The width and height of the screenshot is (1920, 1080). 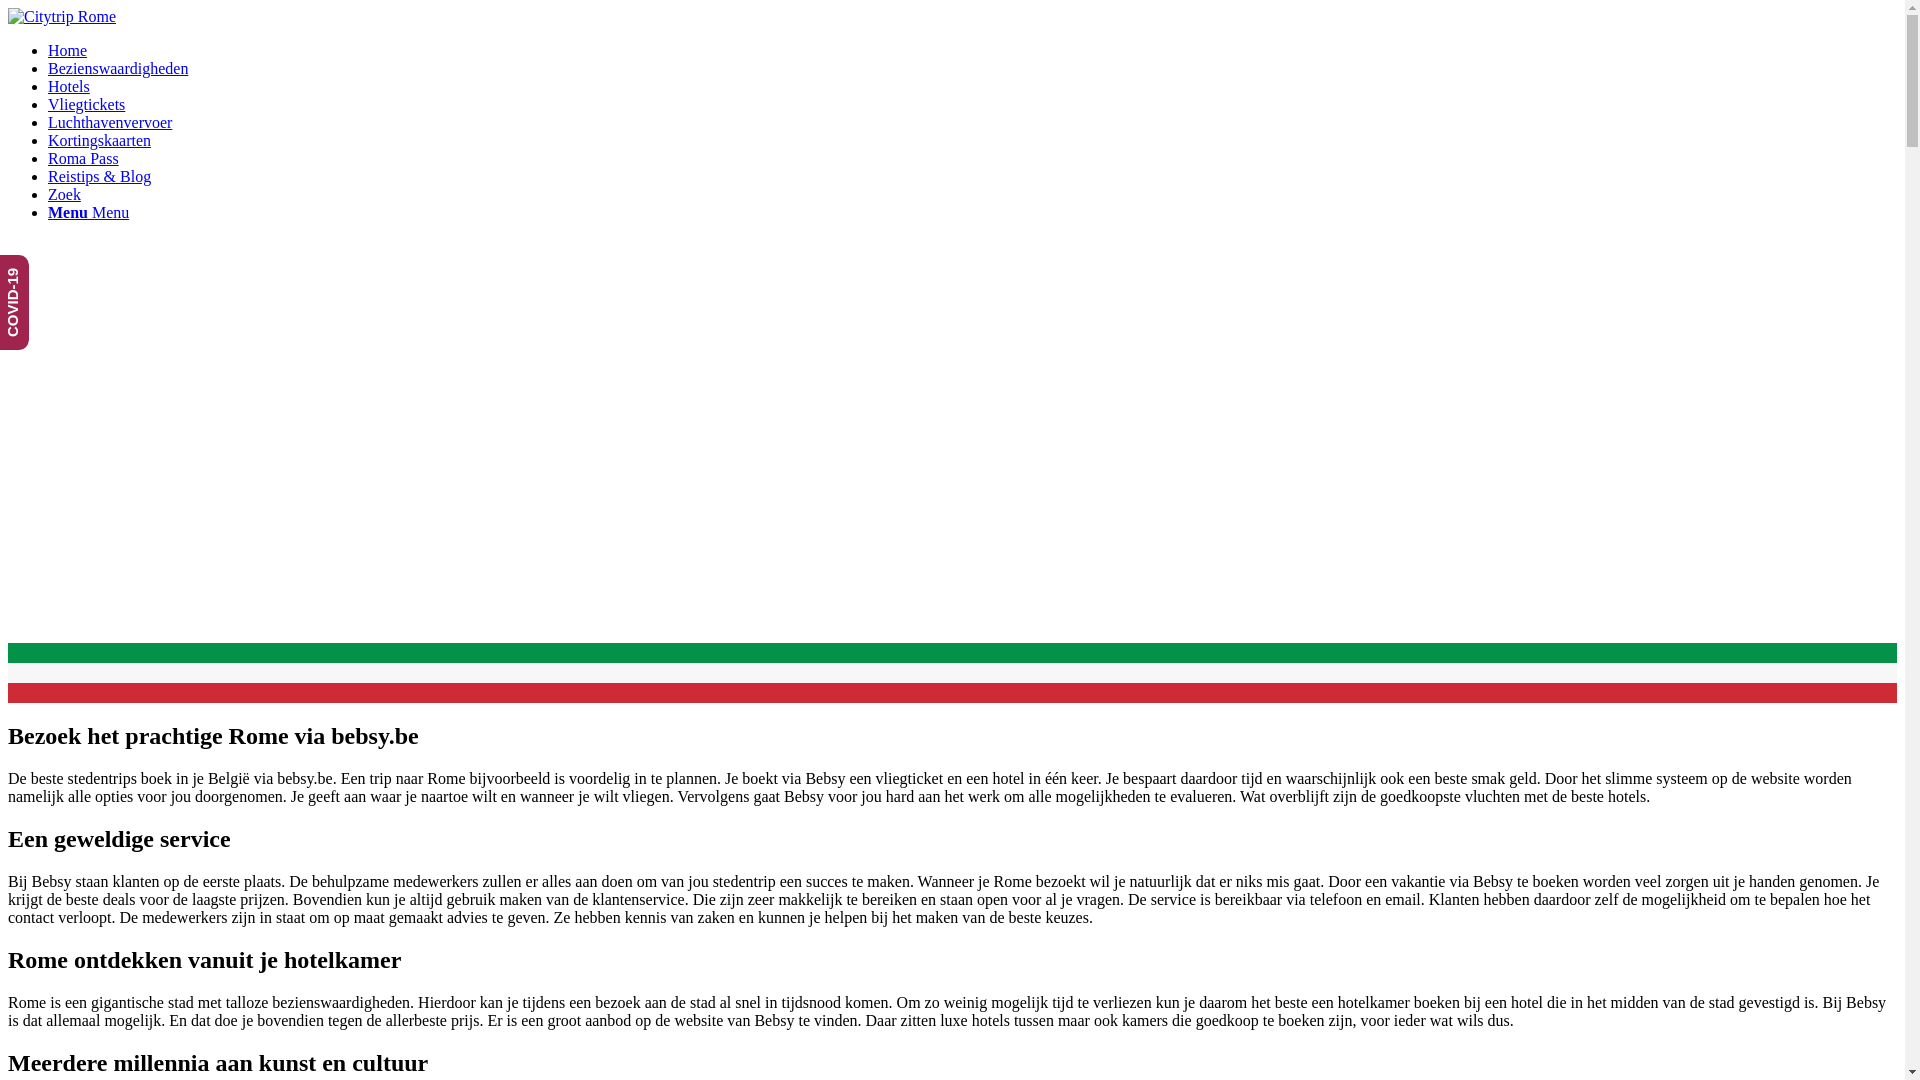 I want to click on 'Reistips & Blog', so click(x=98, y=175).